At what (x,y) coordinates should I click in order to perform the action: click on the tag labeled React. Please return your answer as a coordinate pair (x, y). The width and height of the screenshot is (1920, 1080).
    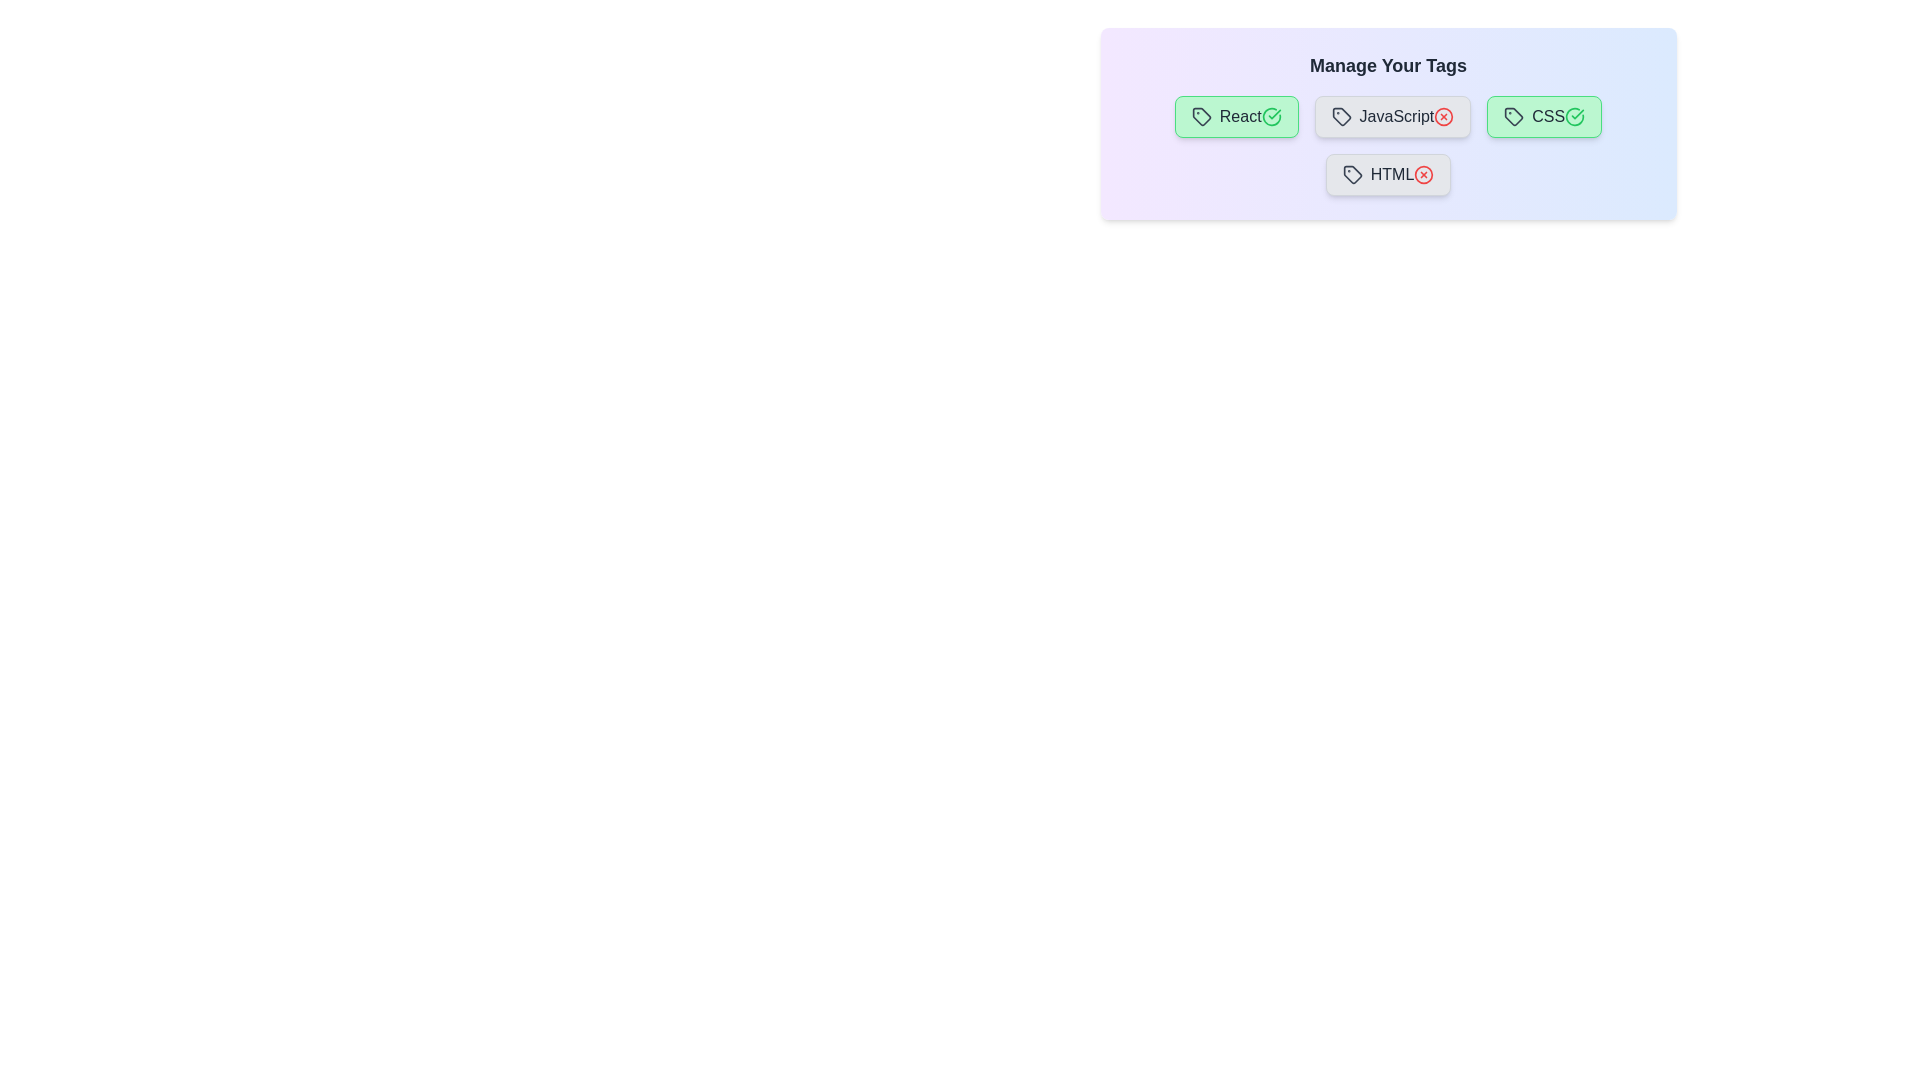
    Looking at the image, I should click on (1235, 116).